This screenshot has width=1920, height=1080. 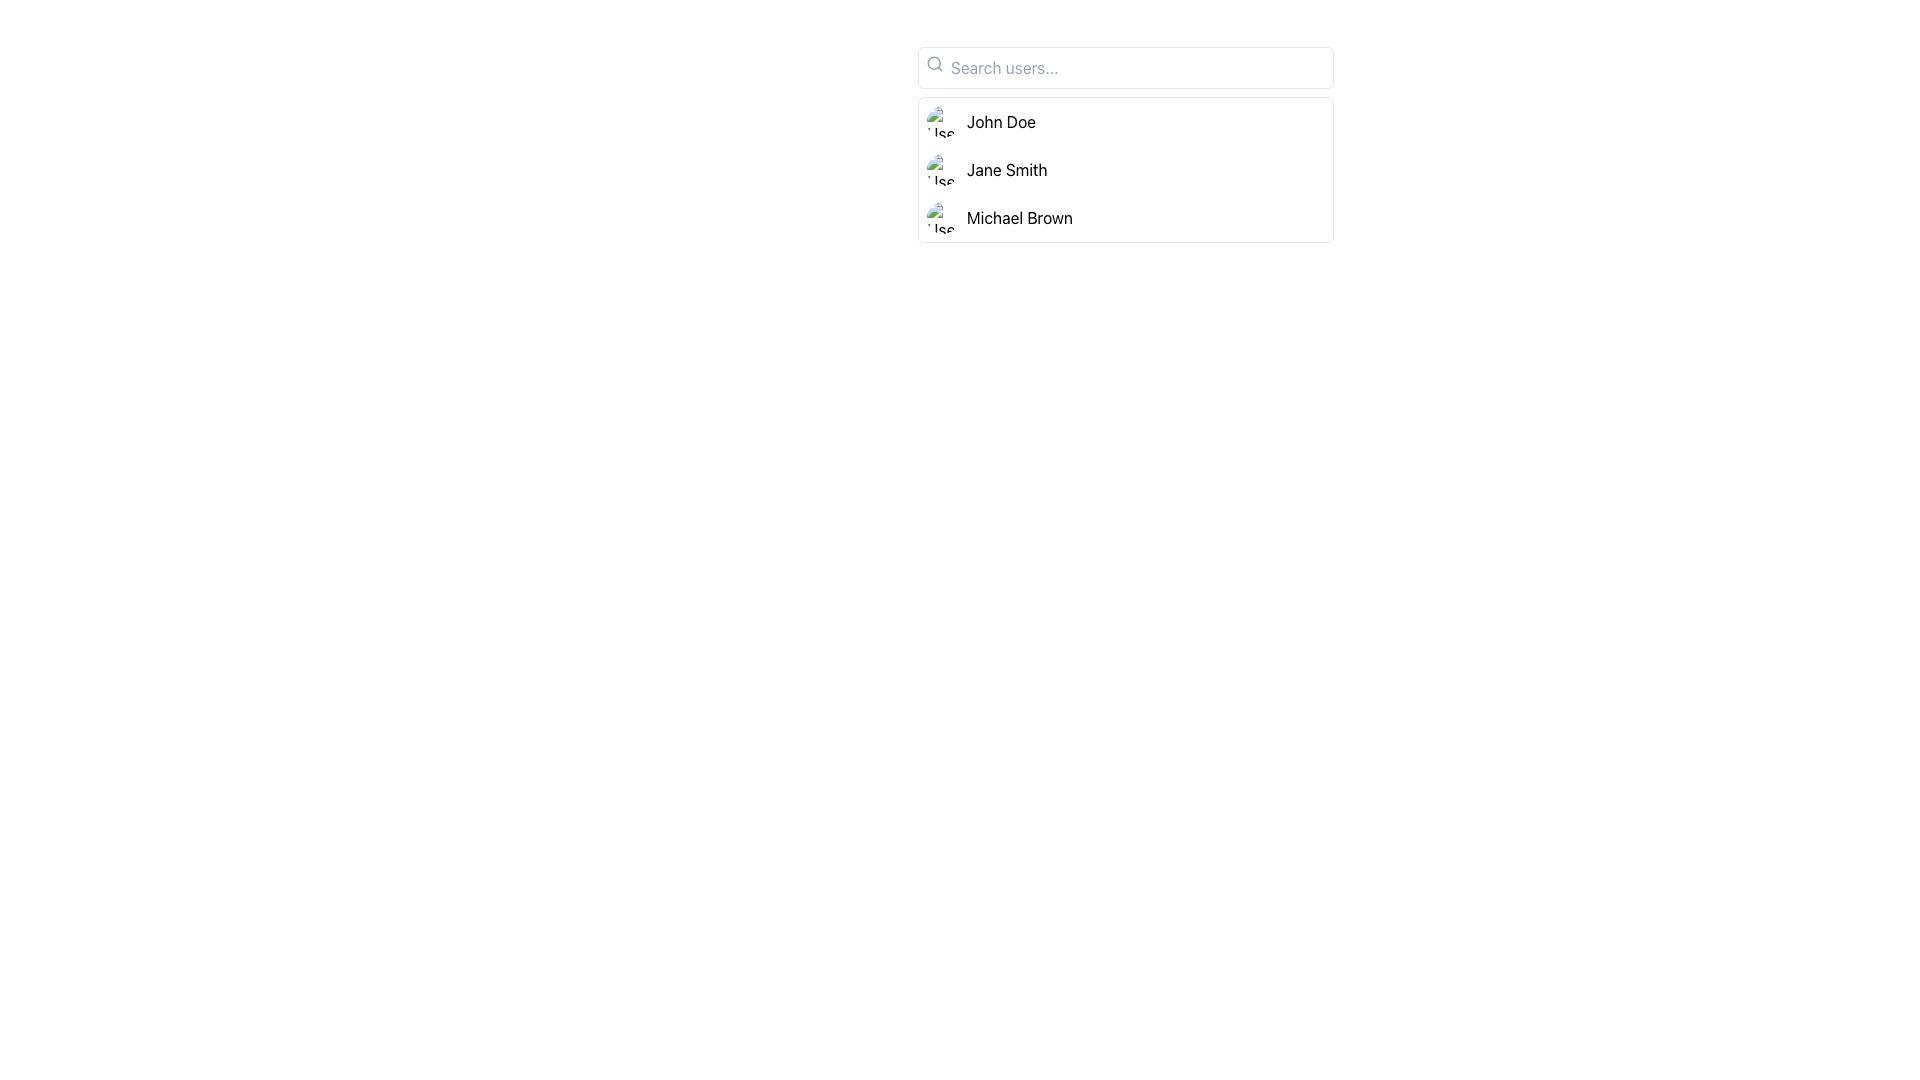 I want to click on the SVG Circle element that represents the circular part of the magnifying glass icon, so click(x=933, y=62).